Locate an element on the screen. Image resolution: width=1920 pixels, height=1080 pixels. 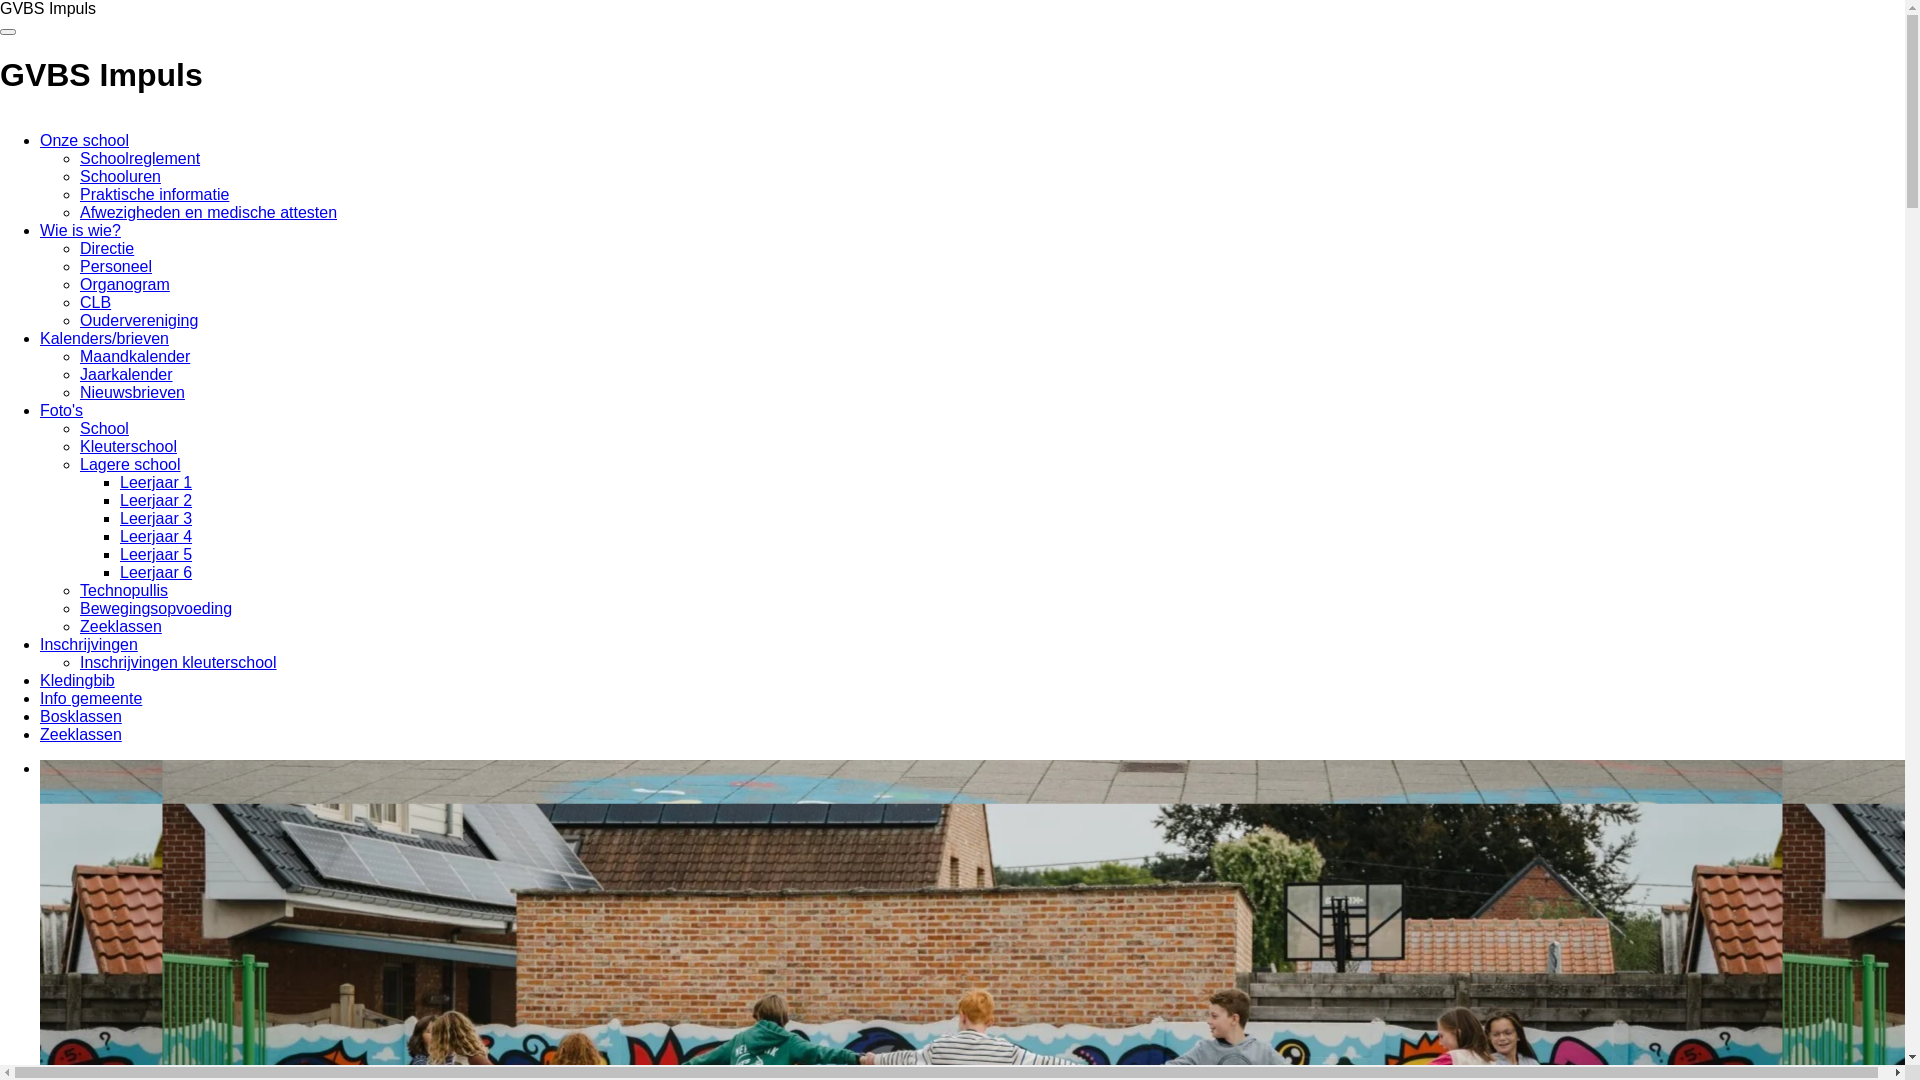
'Zeeklassen' is located at coordinates (80, 625).